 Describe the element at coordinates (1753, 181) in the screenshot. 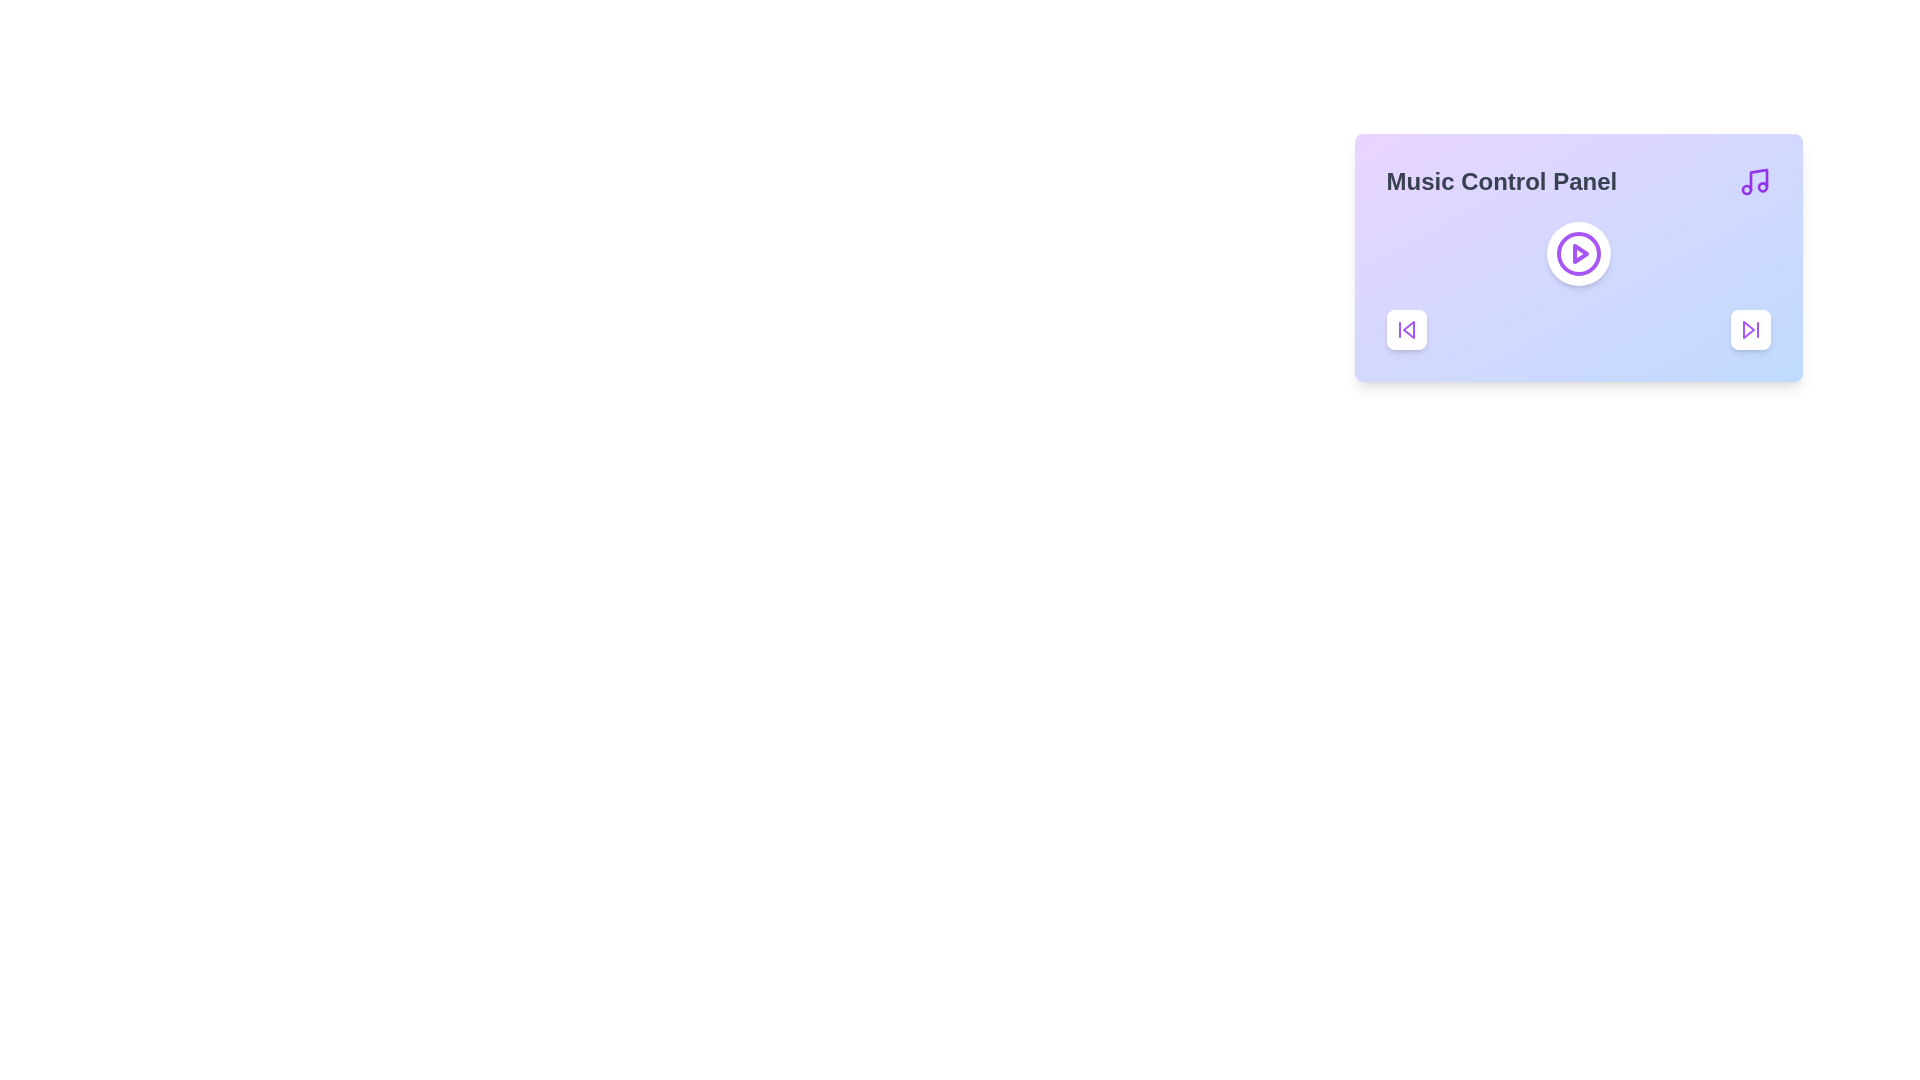

I see `the music-related icon located at the top-right corner of the 'Music Control Panel', which is positioned to the right of the title text` at that location.